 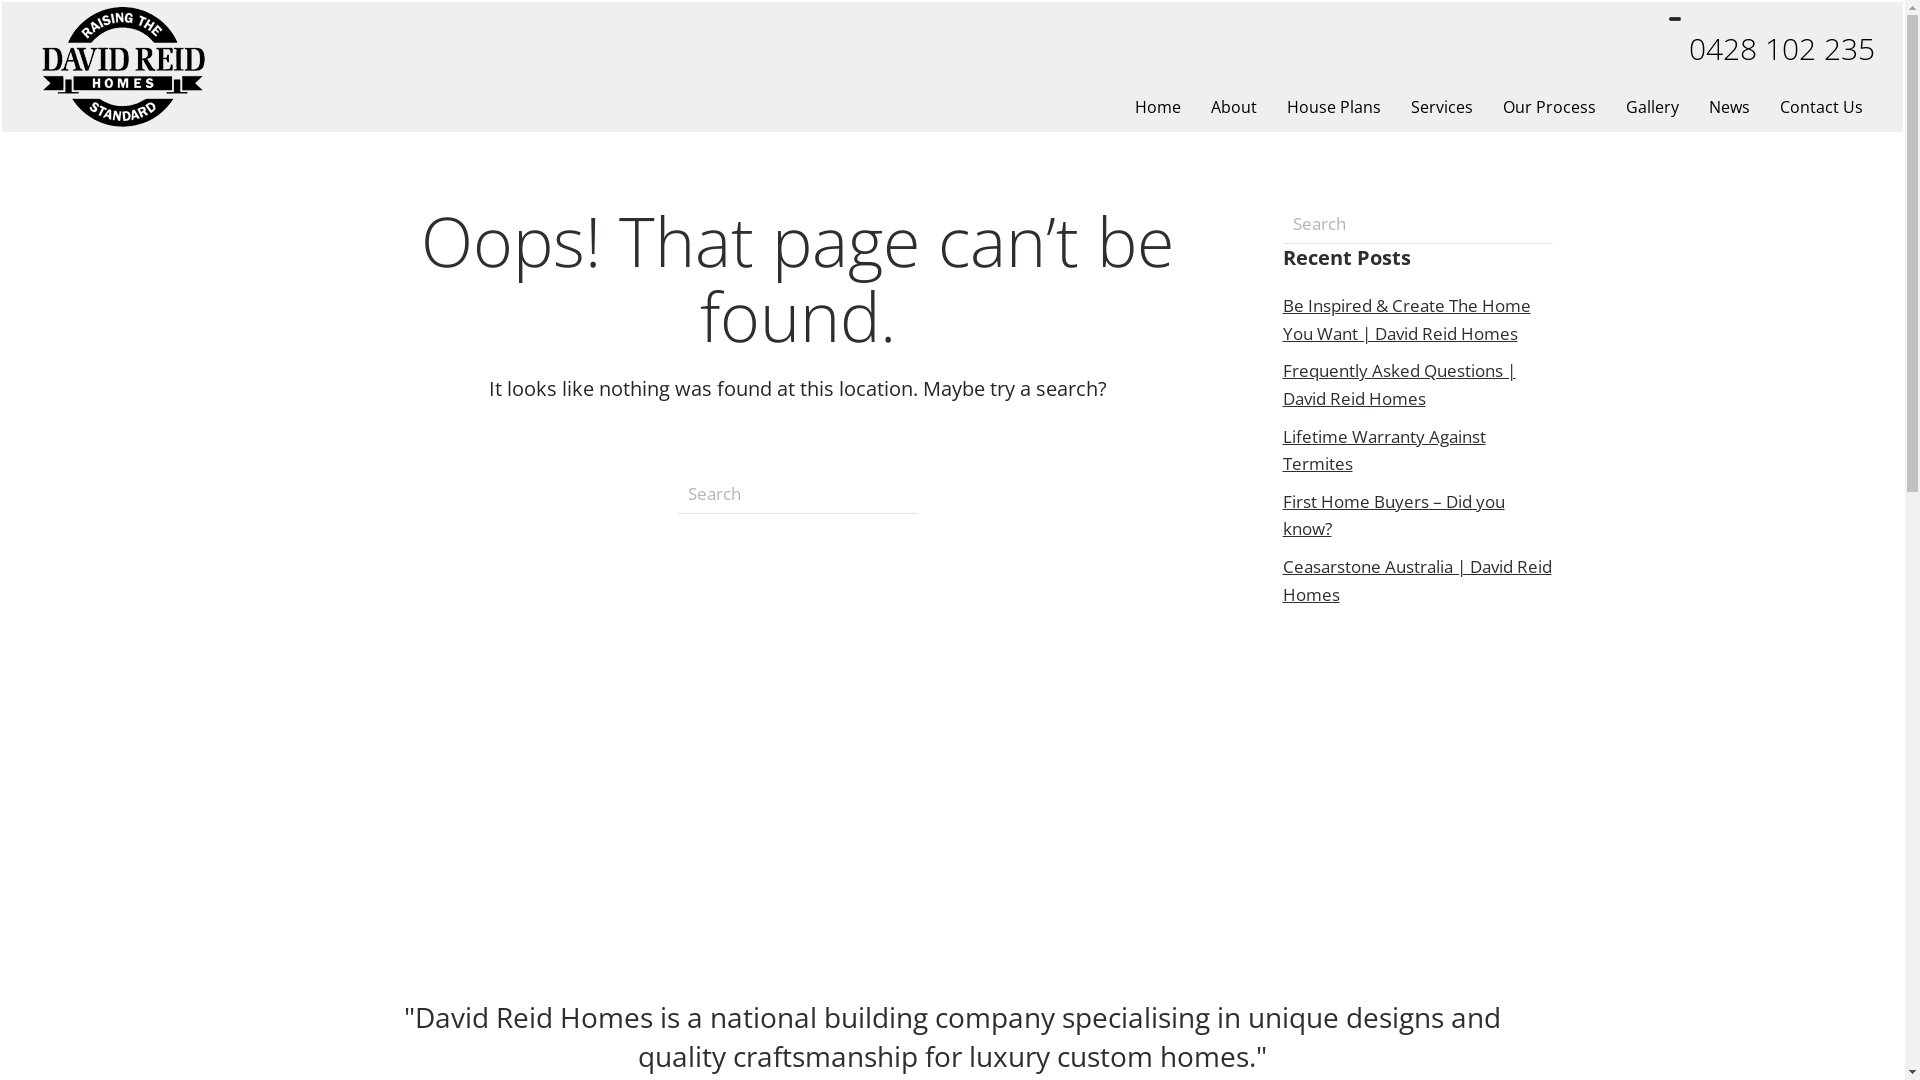 I want to click on 'Ceasarstone Australia | David Reid Homes', so click(x=1415, y=580).